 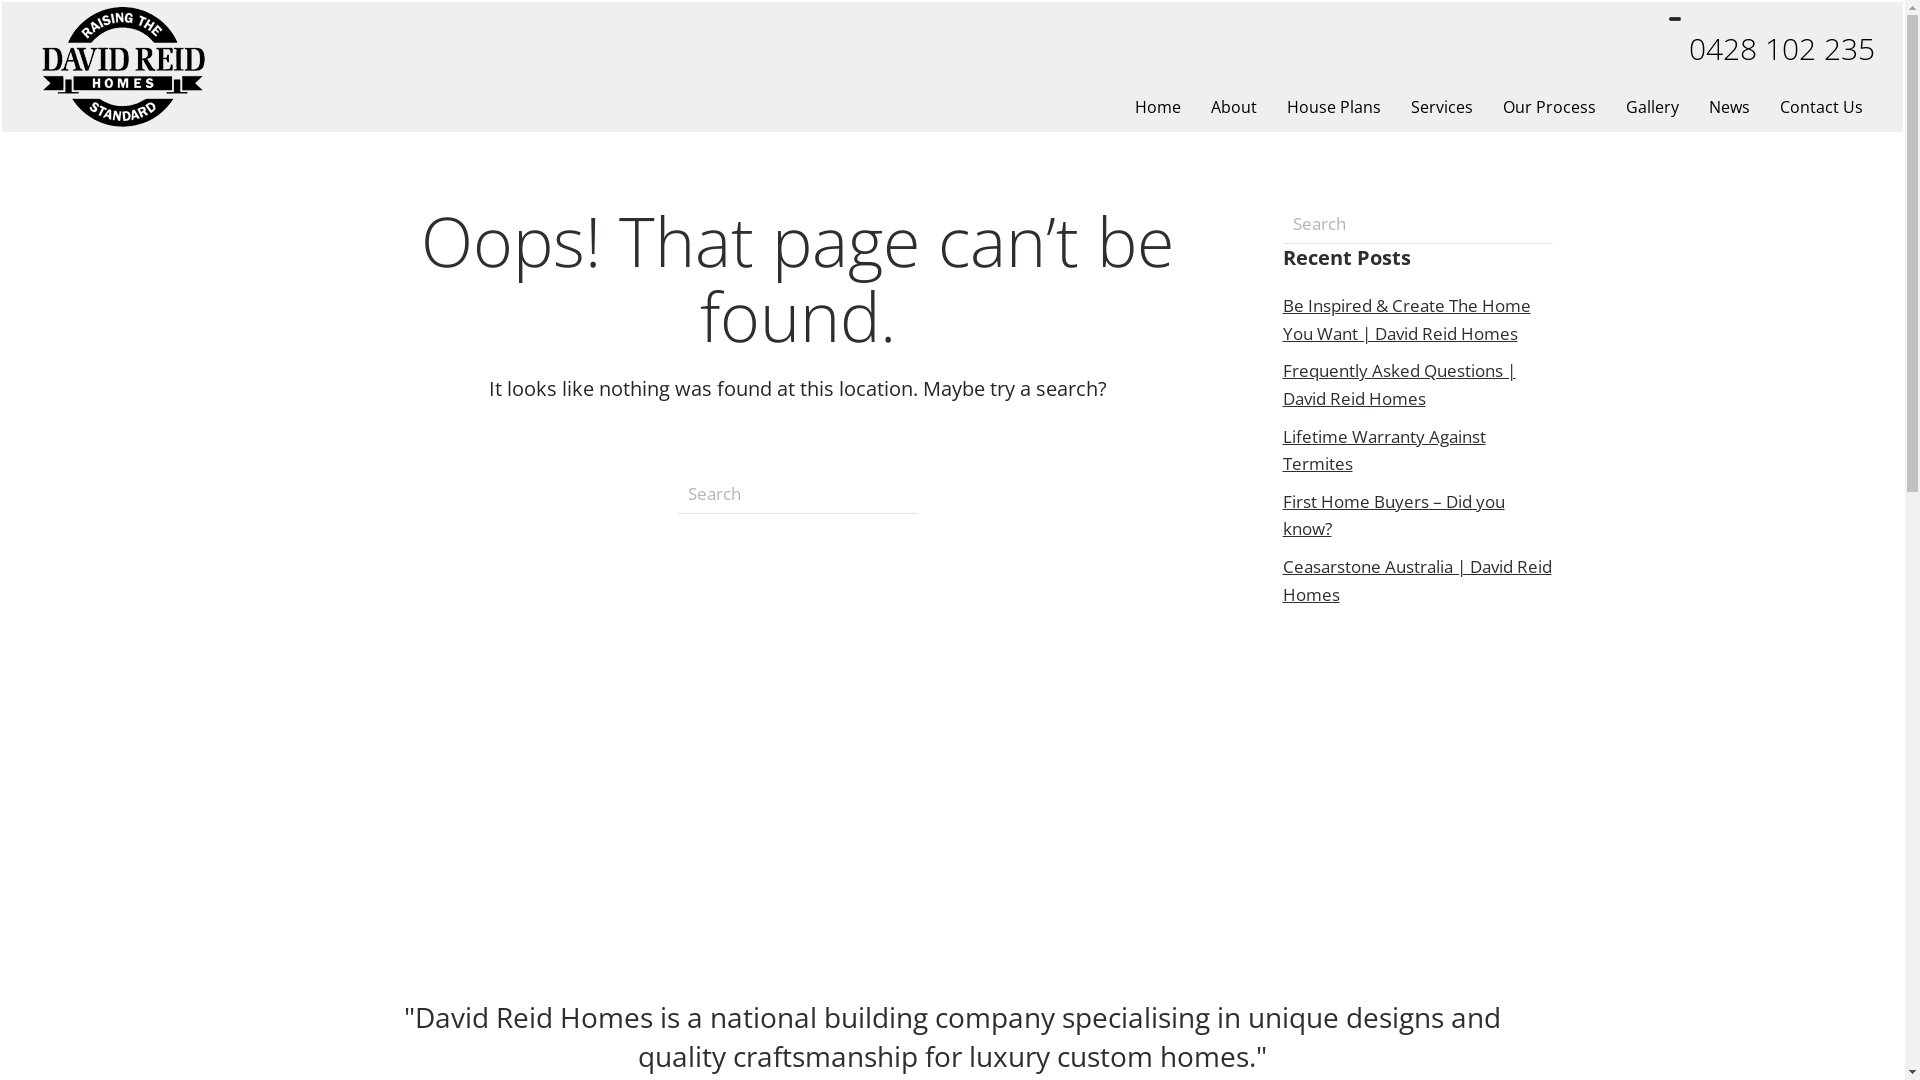 I want to click on 'Ceasarstone Australia | David Reid Homes', so click(x=1415, y=580).